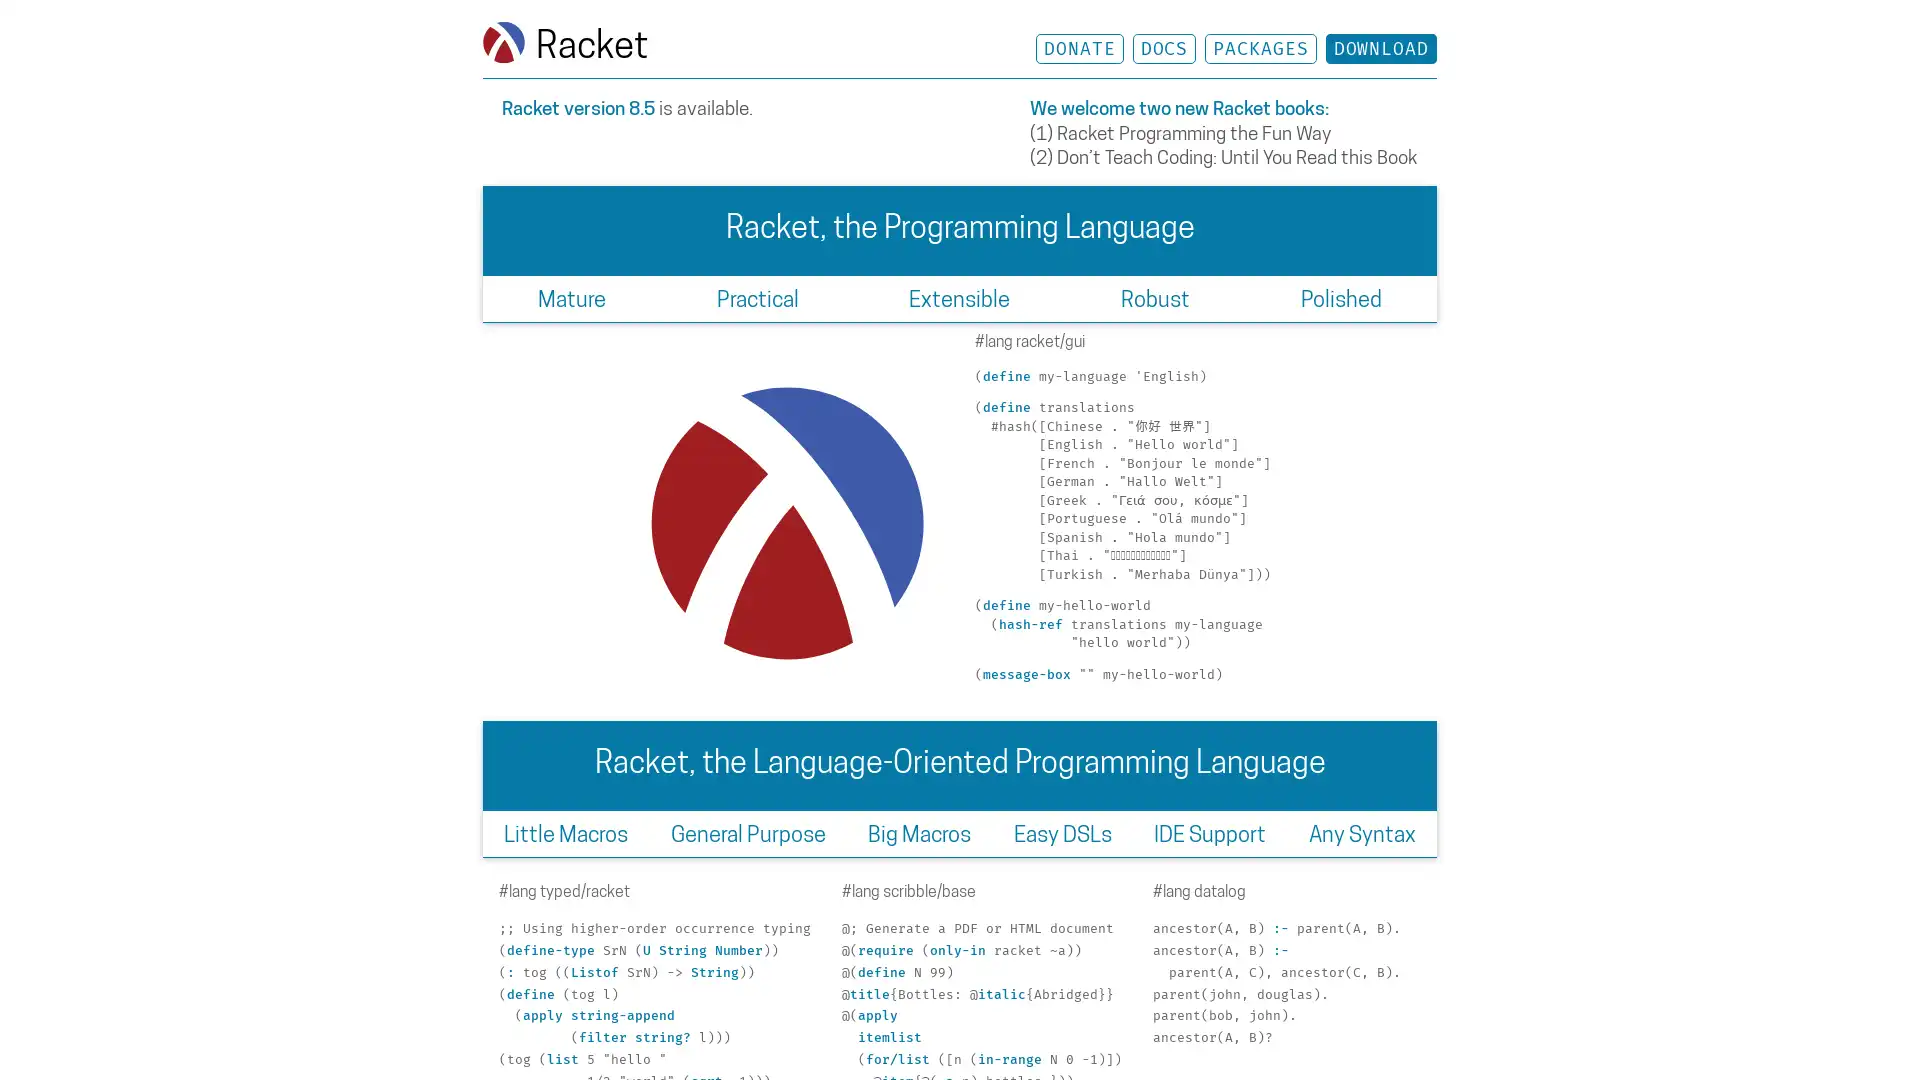 This screenshot has width=1920, height=1080. What do you see at coordinates (918, 833) in the screenshot?
I see `Big Macros` at bounding box center [918, 833].